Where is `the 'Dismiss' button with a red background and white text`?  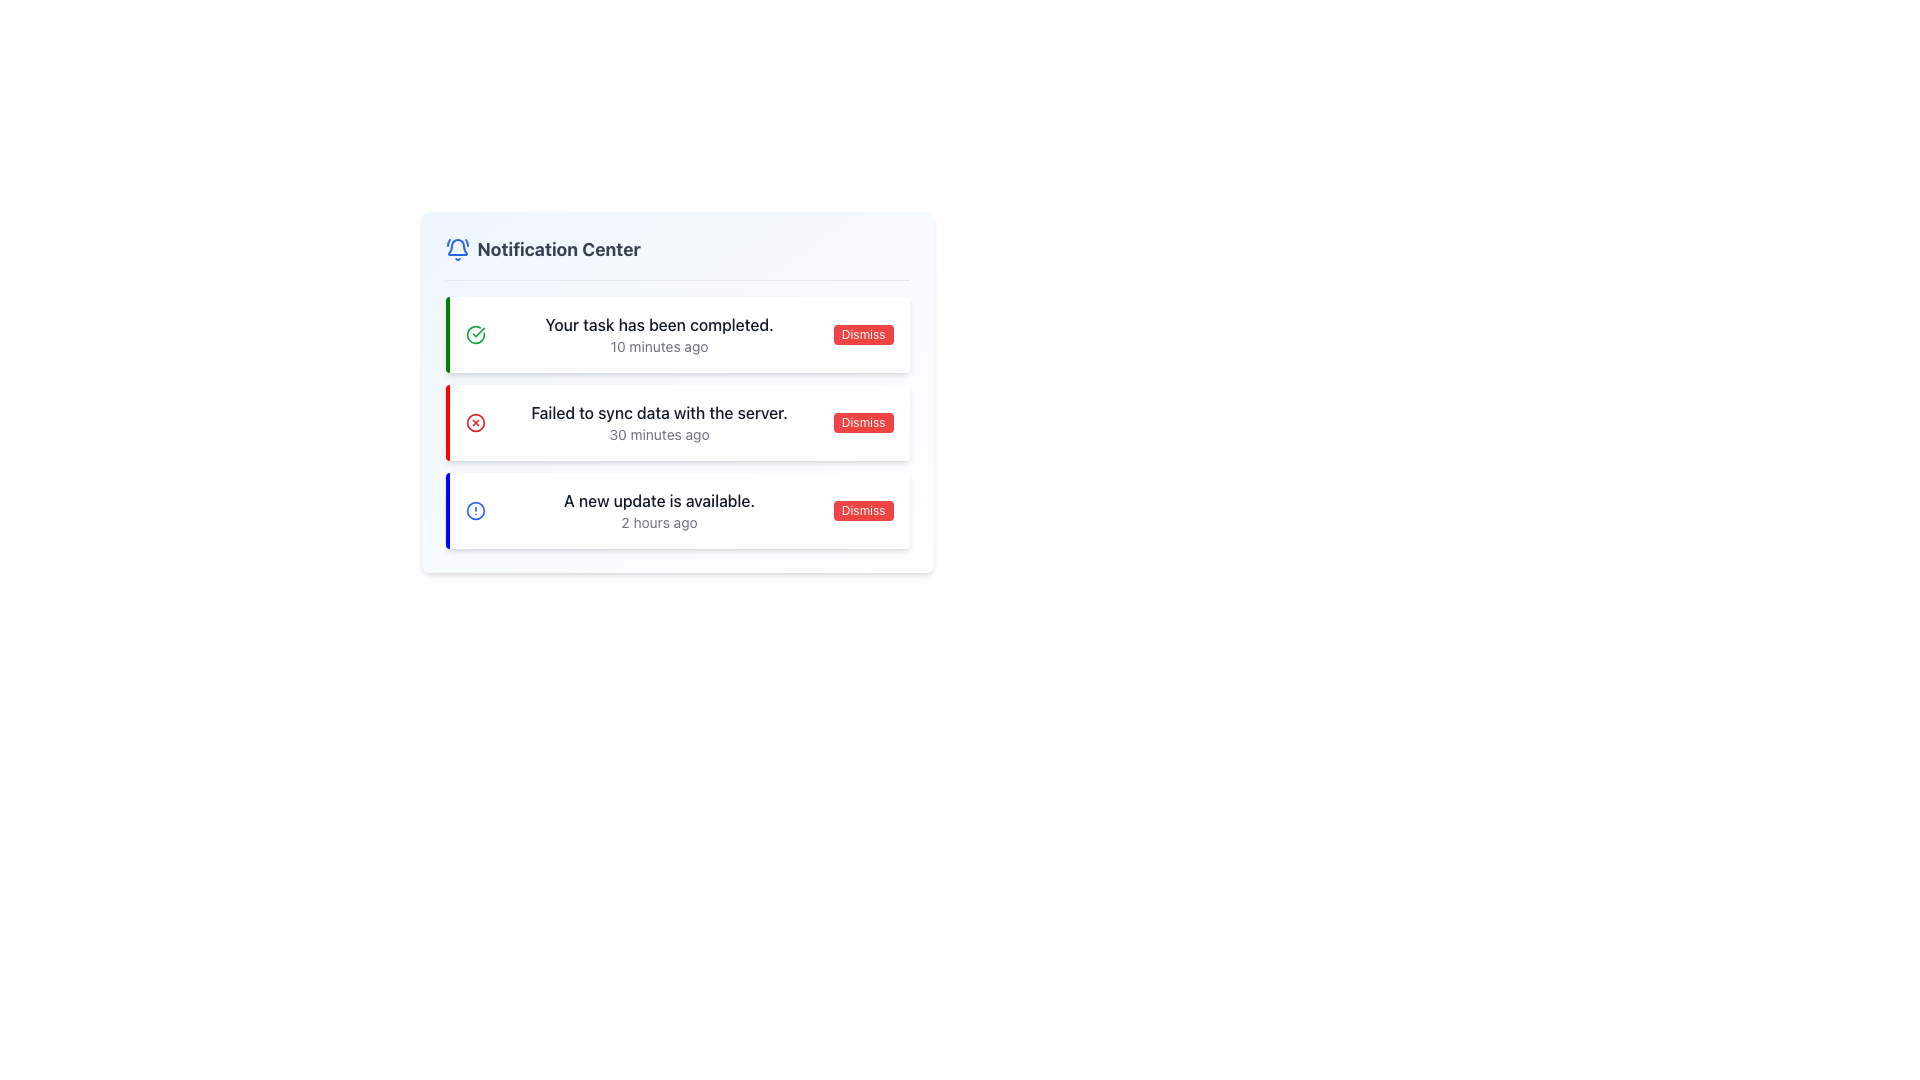 the 'Dismiss' button with a red background and white text is located at coordinates (863, 334).